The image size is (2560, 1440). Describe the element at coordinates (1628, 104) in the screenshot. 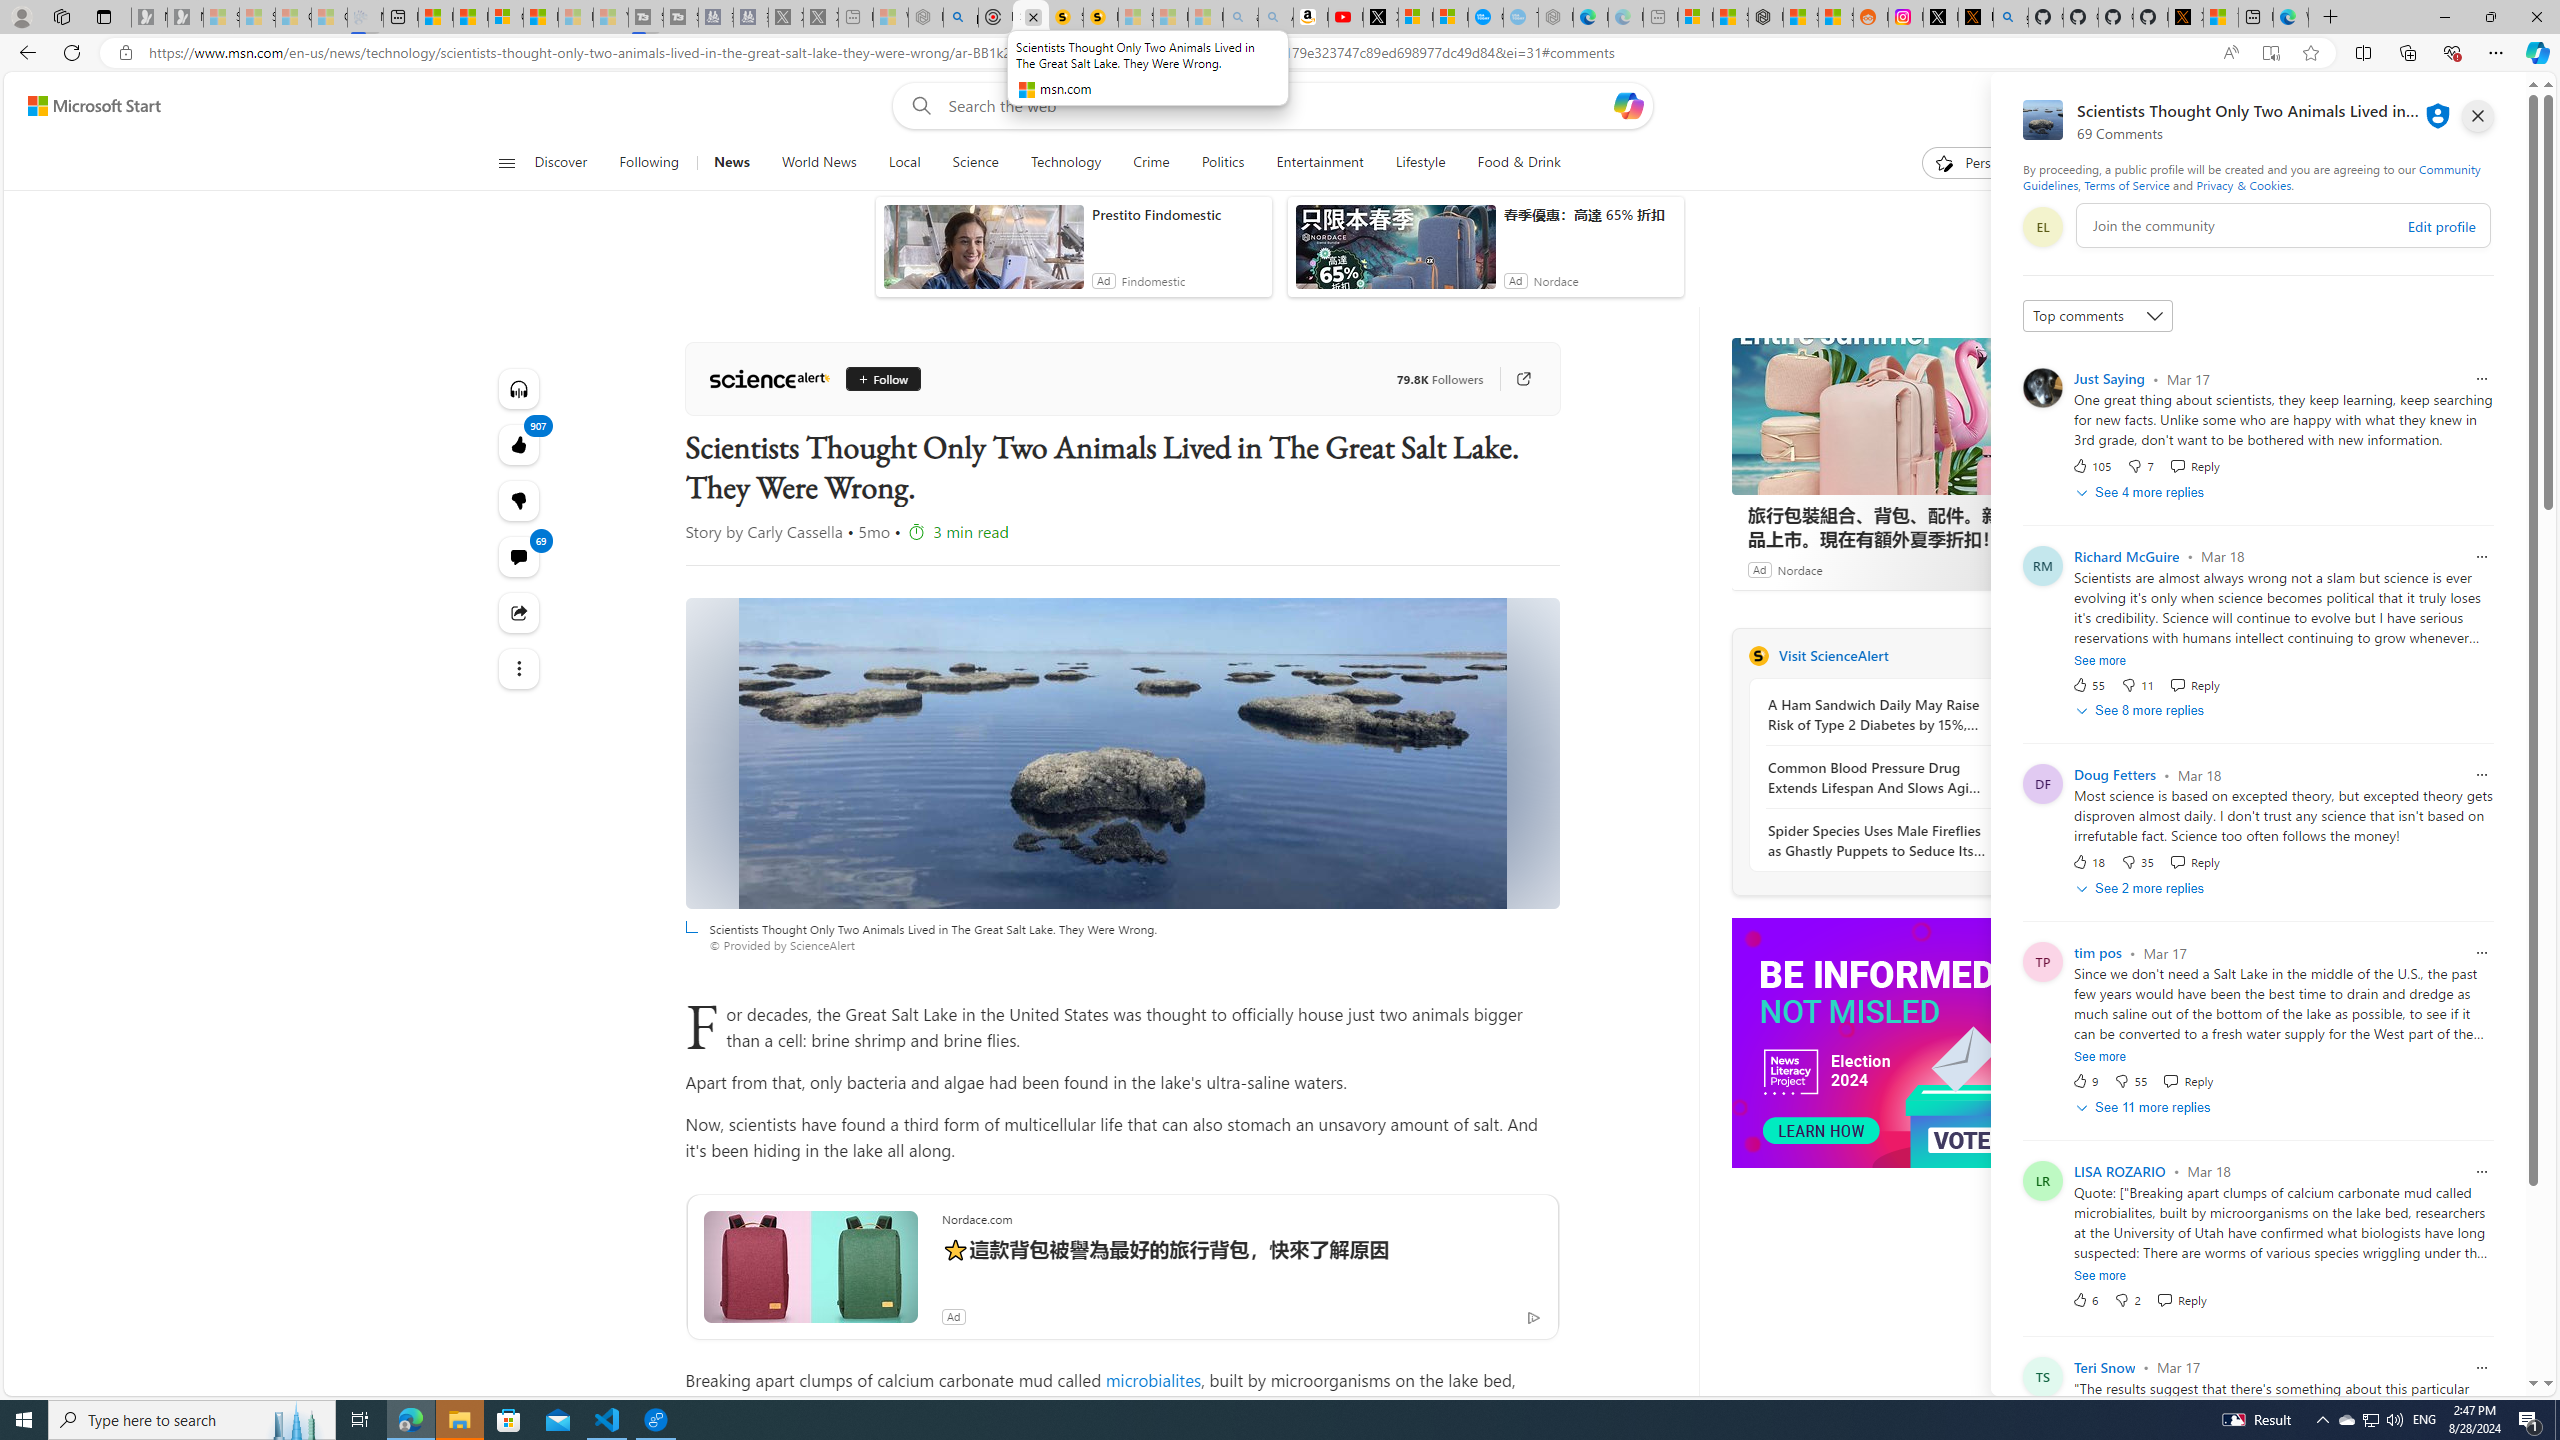

I see `'Open Copilot'` at that location.